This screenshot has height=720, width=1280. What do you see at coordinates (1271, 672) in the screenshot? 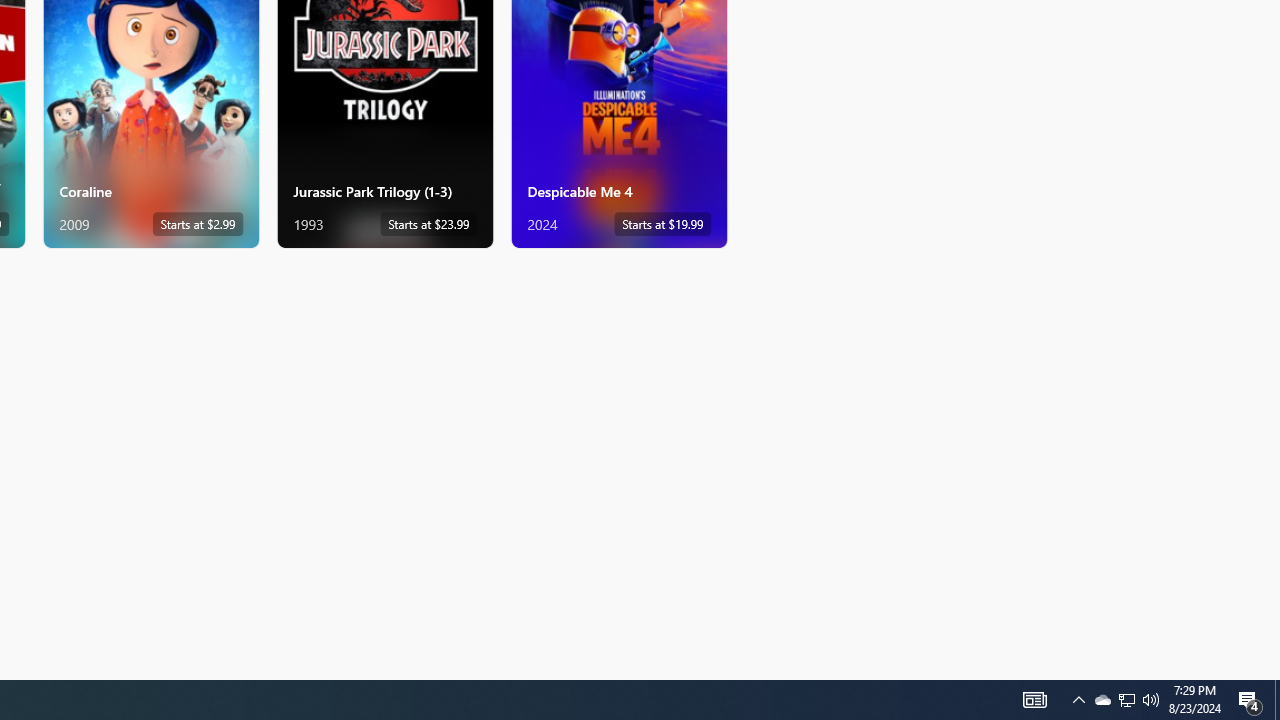
I see `'Vertical Small Increase'` at bounding box center [1271, 672].